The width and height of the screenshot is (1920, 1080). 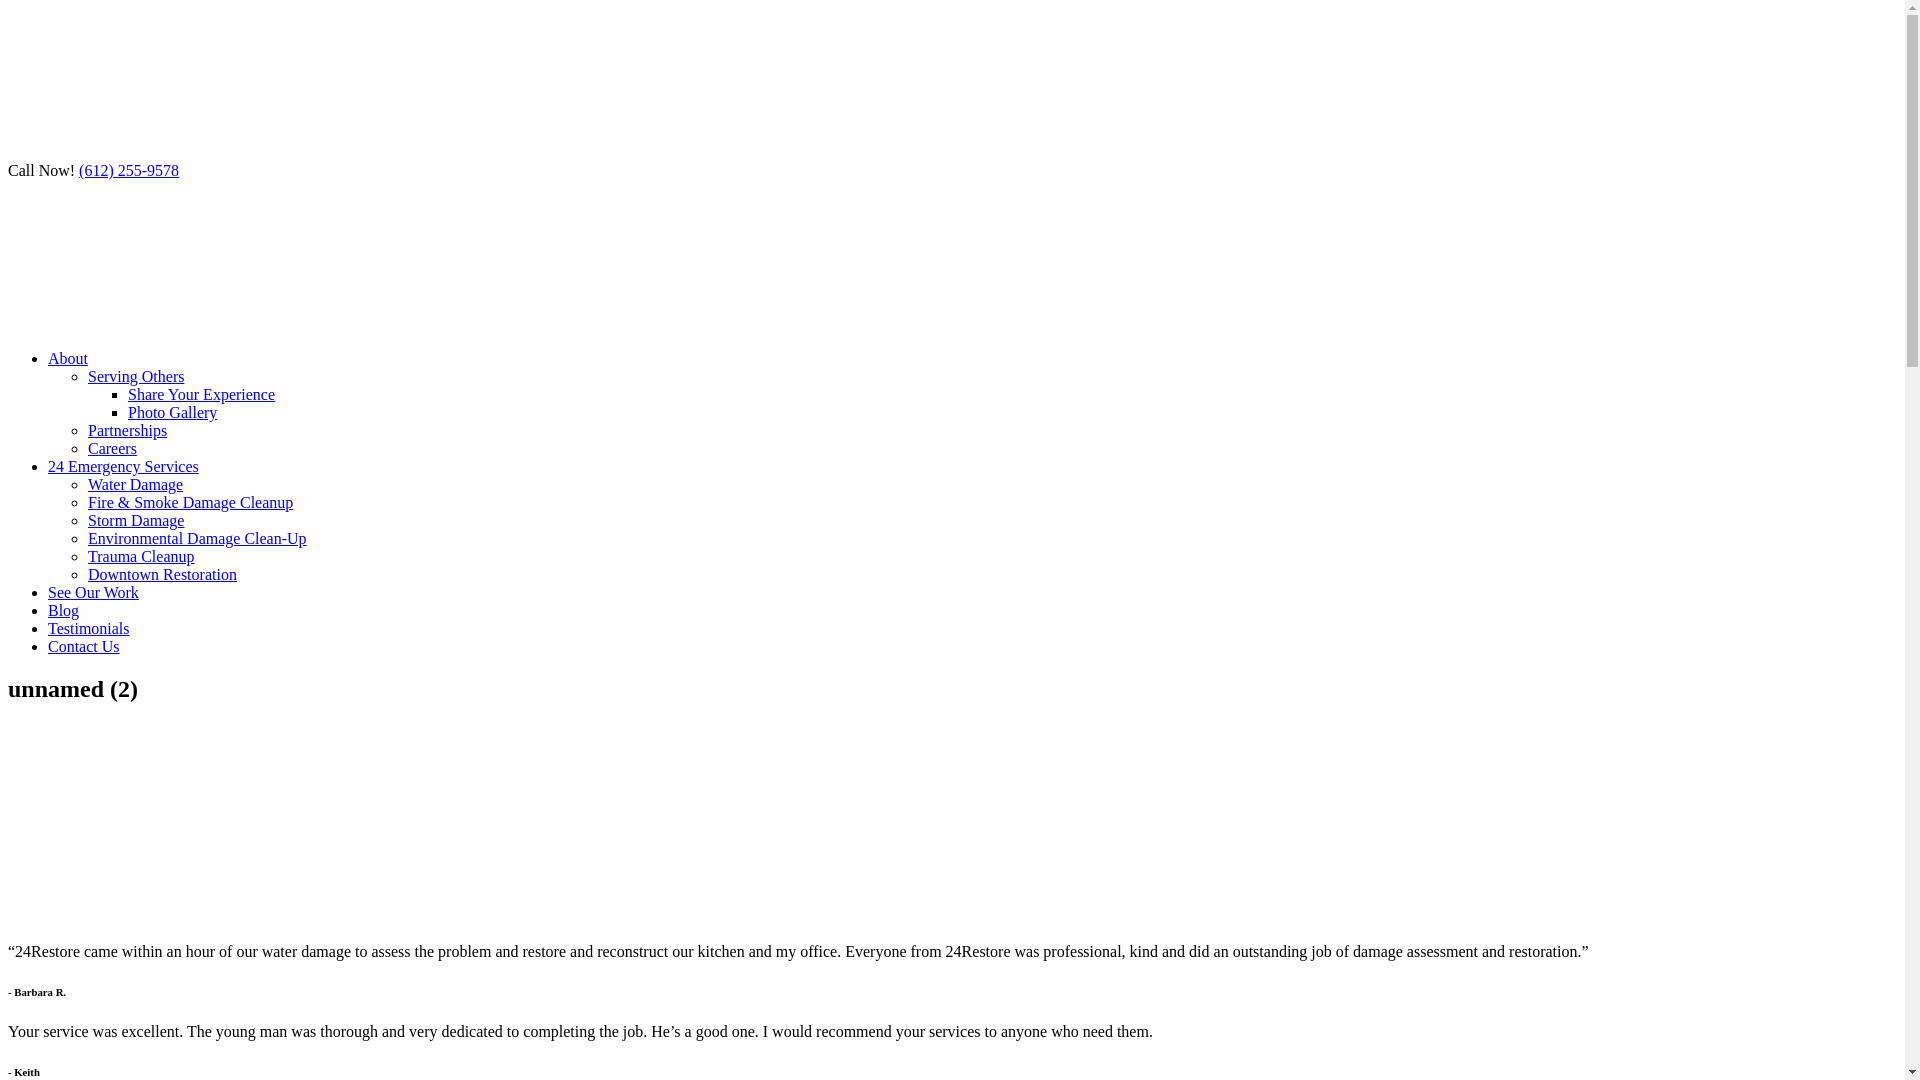 What do you see at coordinates (197, 537) in the screenshot?
I see `'Environmental Damage Clean-Up'` at bounding box center [197, 537].